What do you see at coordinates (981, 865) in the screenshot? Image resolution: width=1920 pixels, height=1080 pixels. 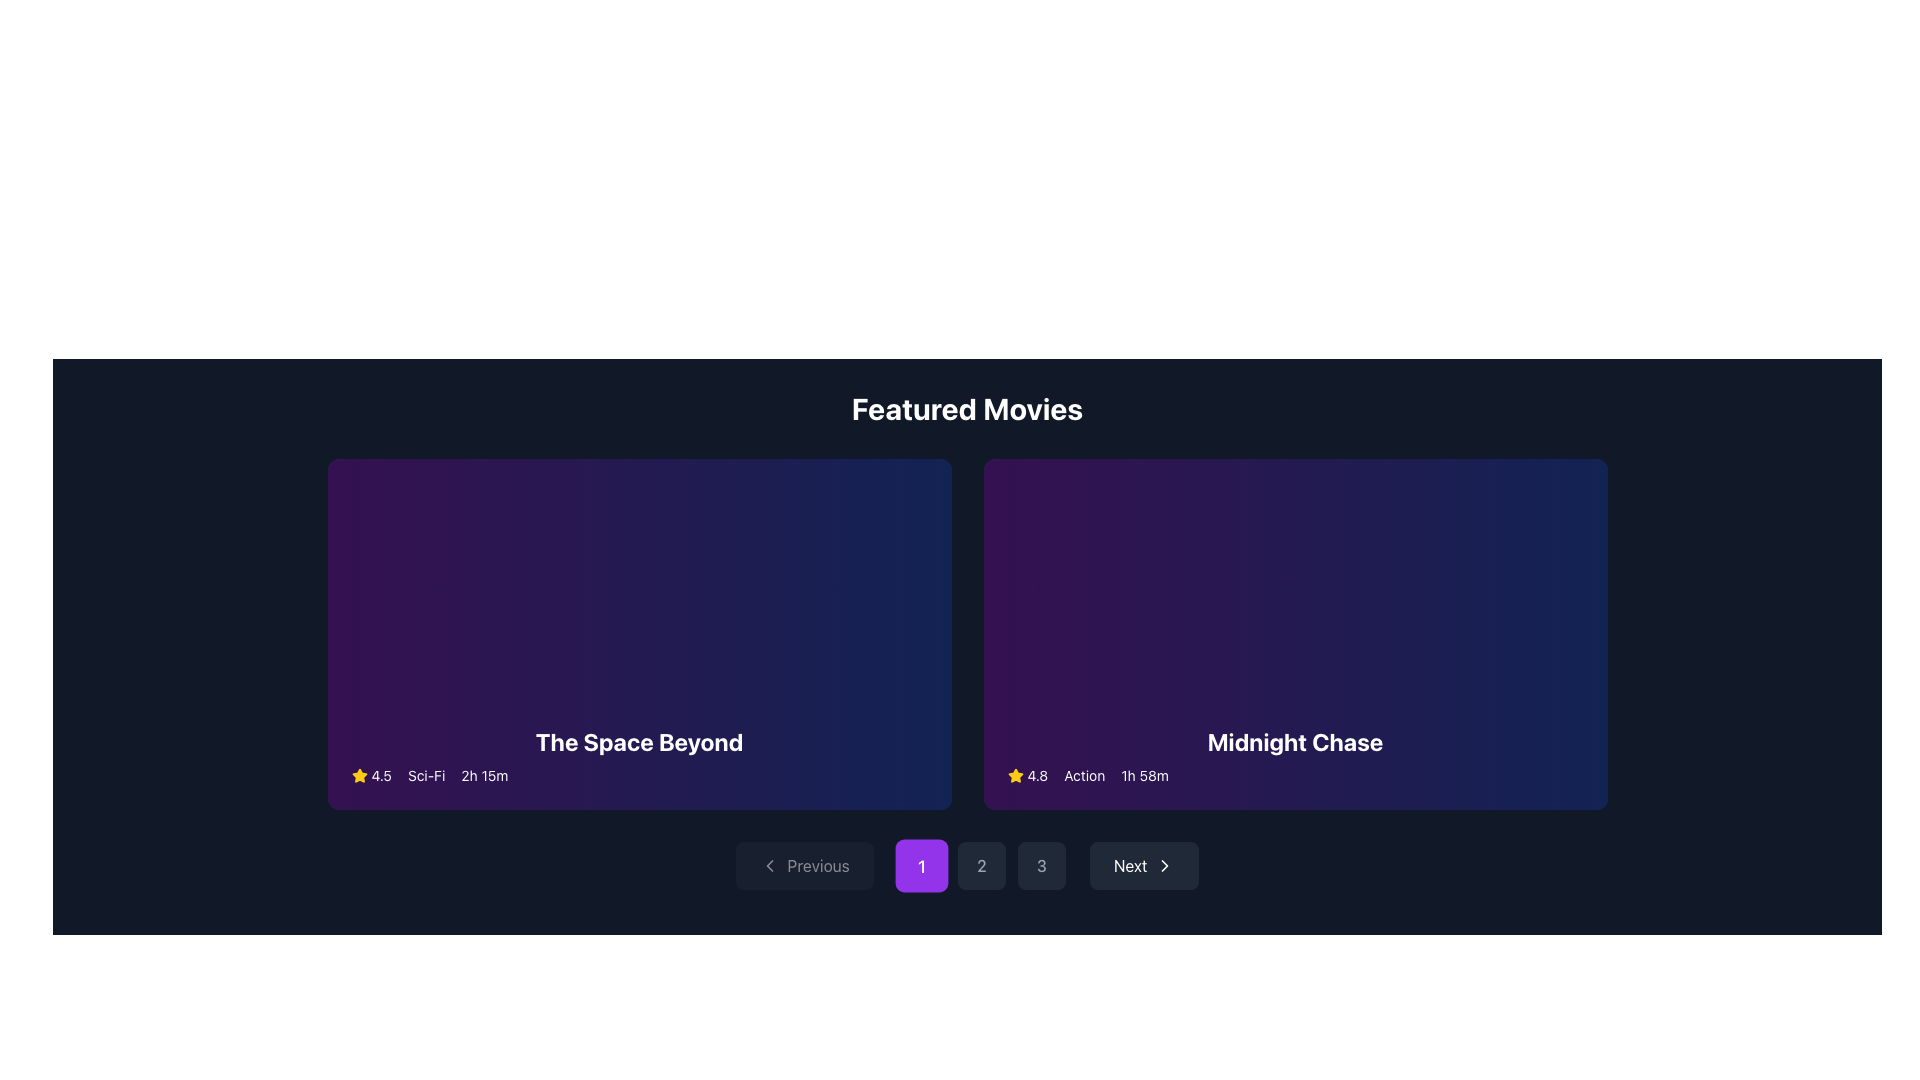 I see `the pagination button labeled '2' with a dark gray background` at bounding box center [981, 865].